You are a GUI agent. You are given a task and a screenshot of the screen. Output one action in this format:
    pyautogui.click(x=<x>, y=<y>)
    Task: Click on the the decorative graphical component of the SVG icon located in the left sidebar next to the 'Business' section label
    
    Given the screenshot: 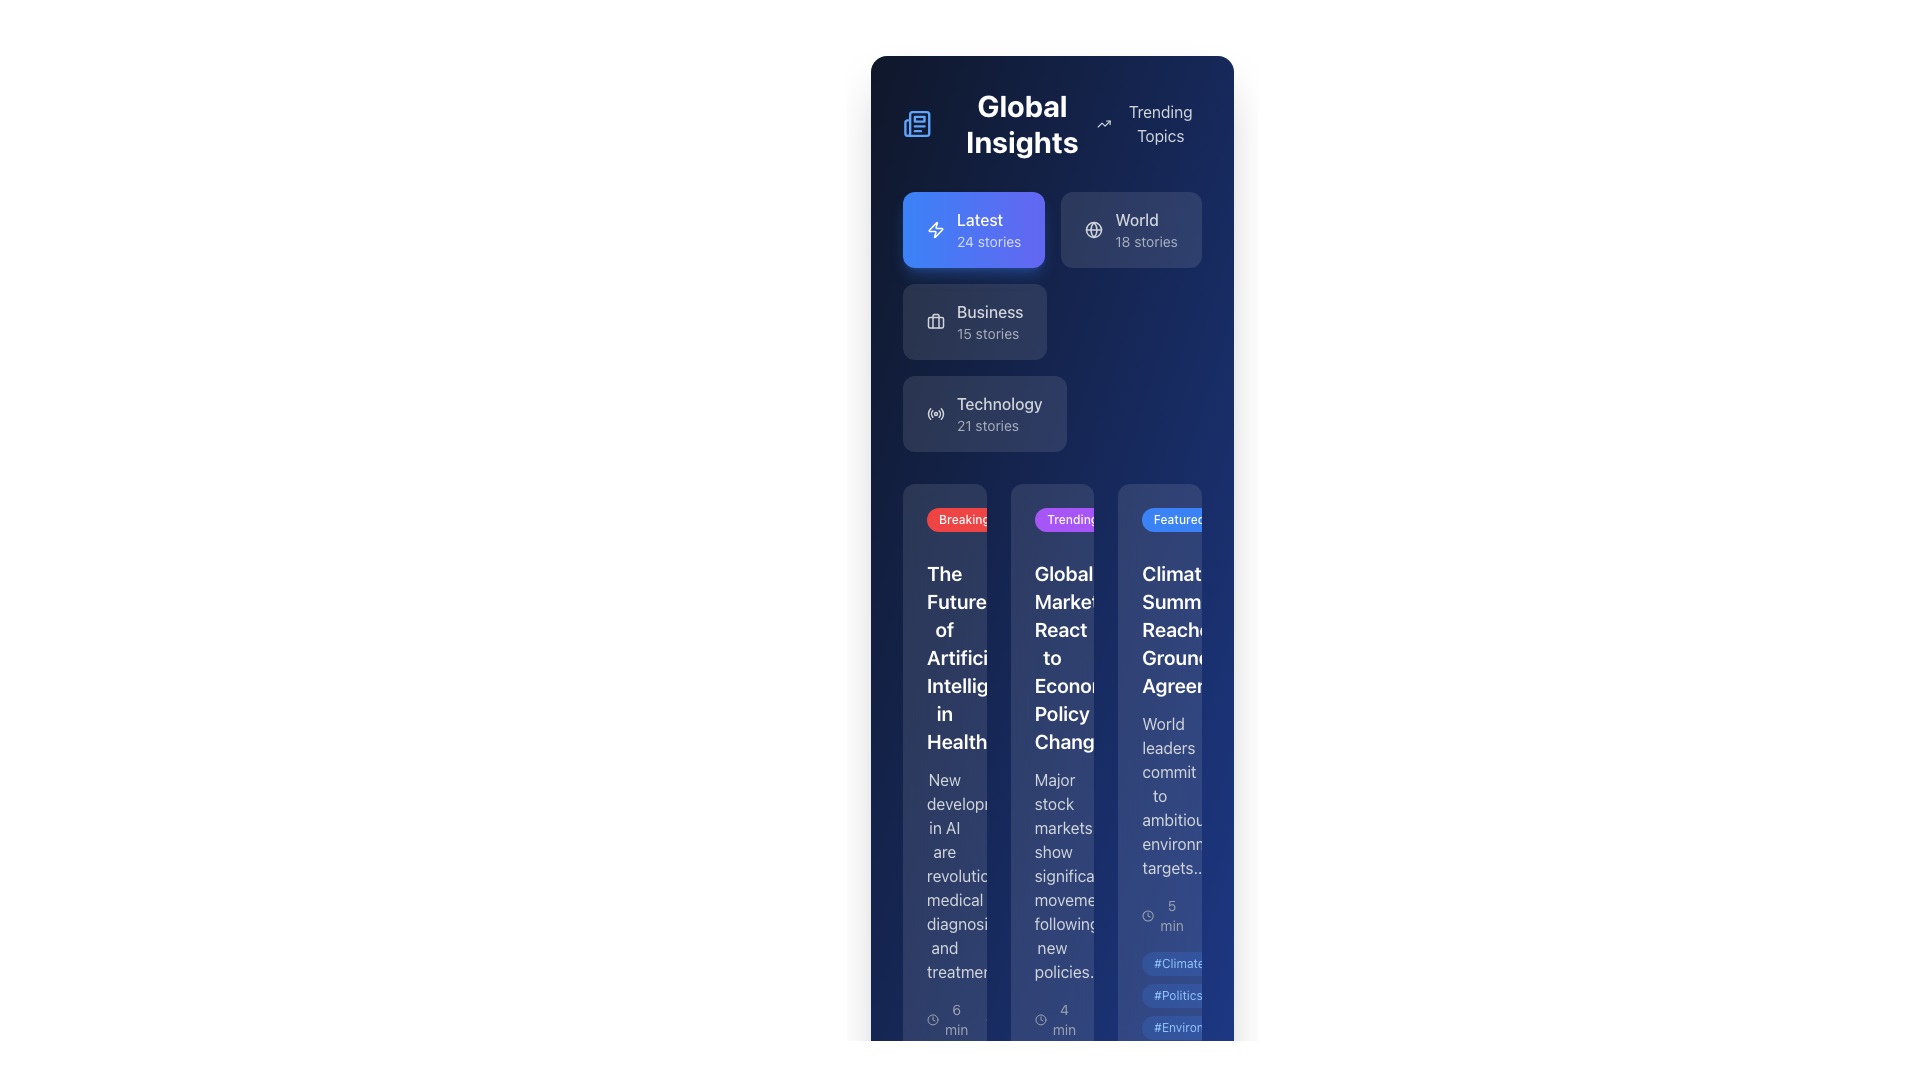 What is the action you would take?
    pyautogui.click(x=935, y=319)
    